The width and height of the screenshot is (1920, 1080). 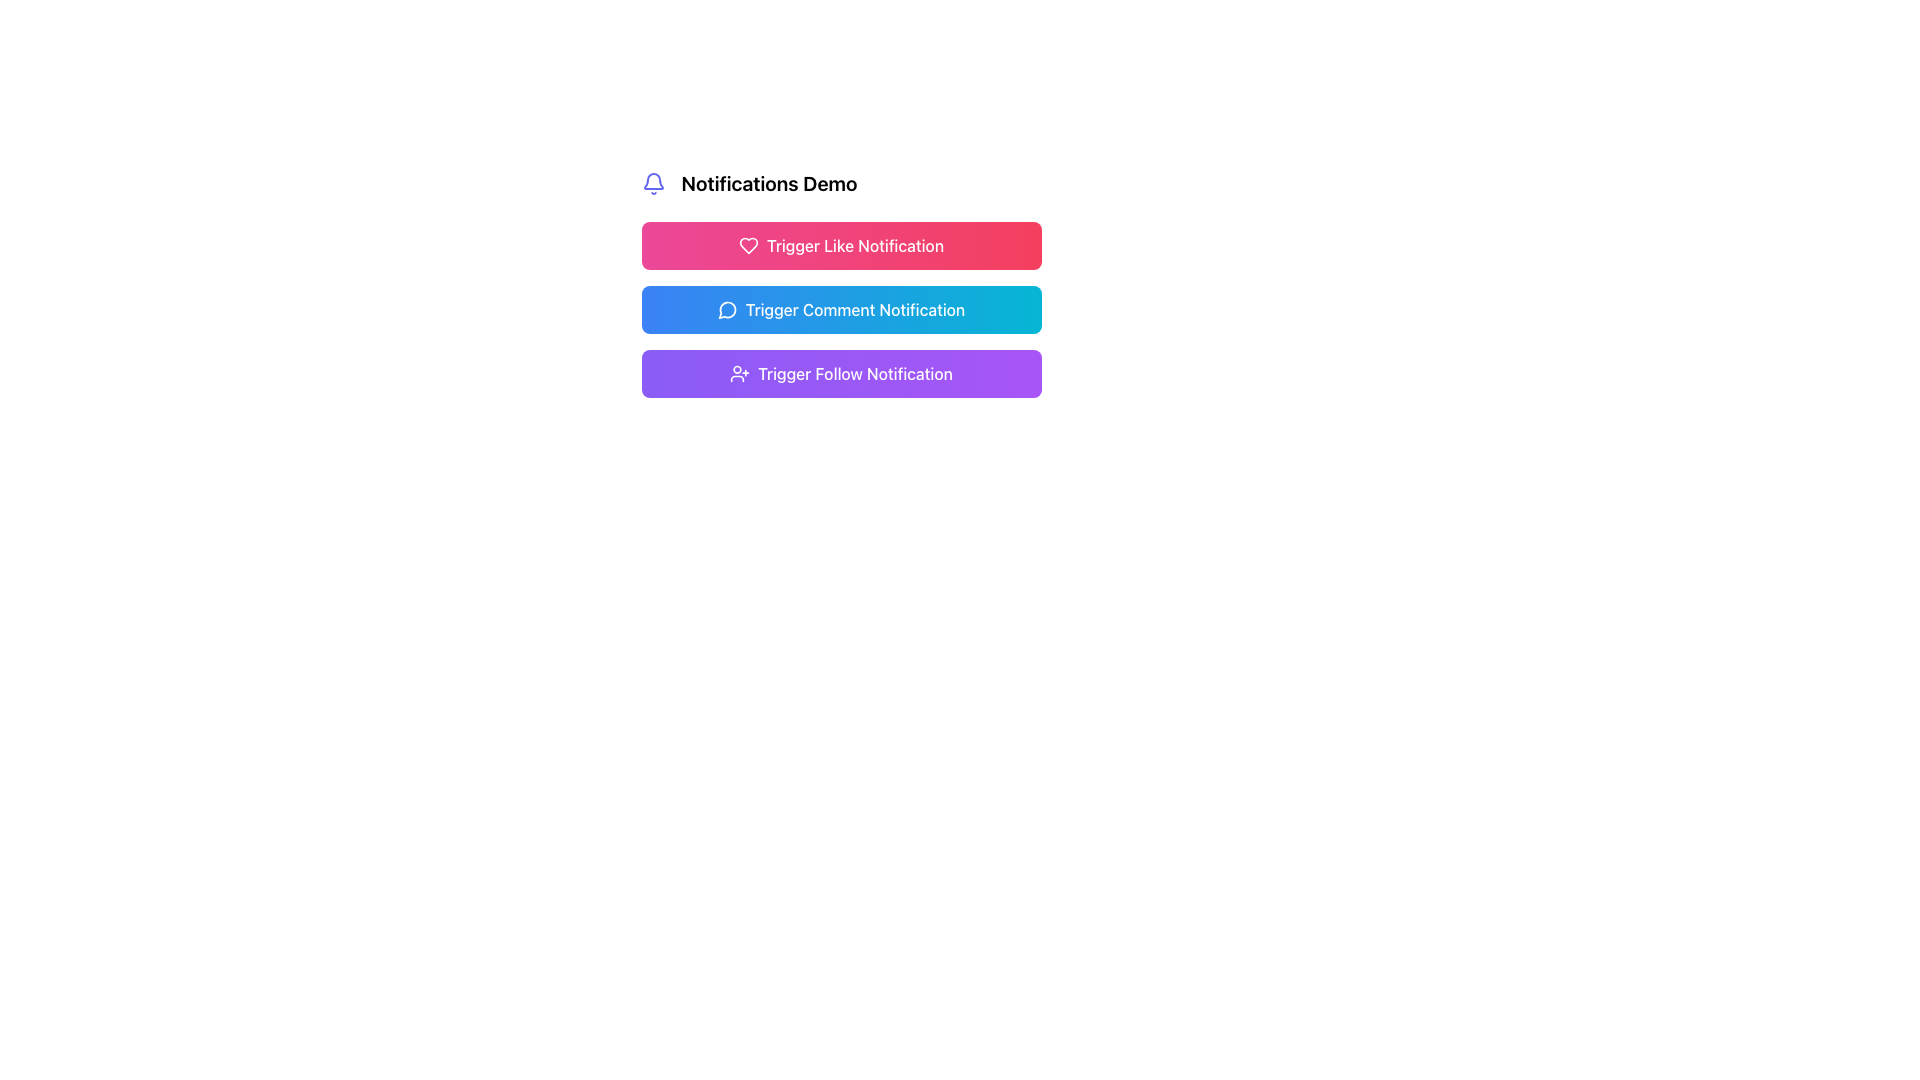 What do you see at coordinates (747, 245) in the screenshot?
I see `the heart icon located on the left side of the topmost button with a red to pink gradient background, to trigger the tooltip or visual feedback` at bounding box center [747, 245].